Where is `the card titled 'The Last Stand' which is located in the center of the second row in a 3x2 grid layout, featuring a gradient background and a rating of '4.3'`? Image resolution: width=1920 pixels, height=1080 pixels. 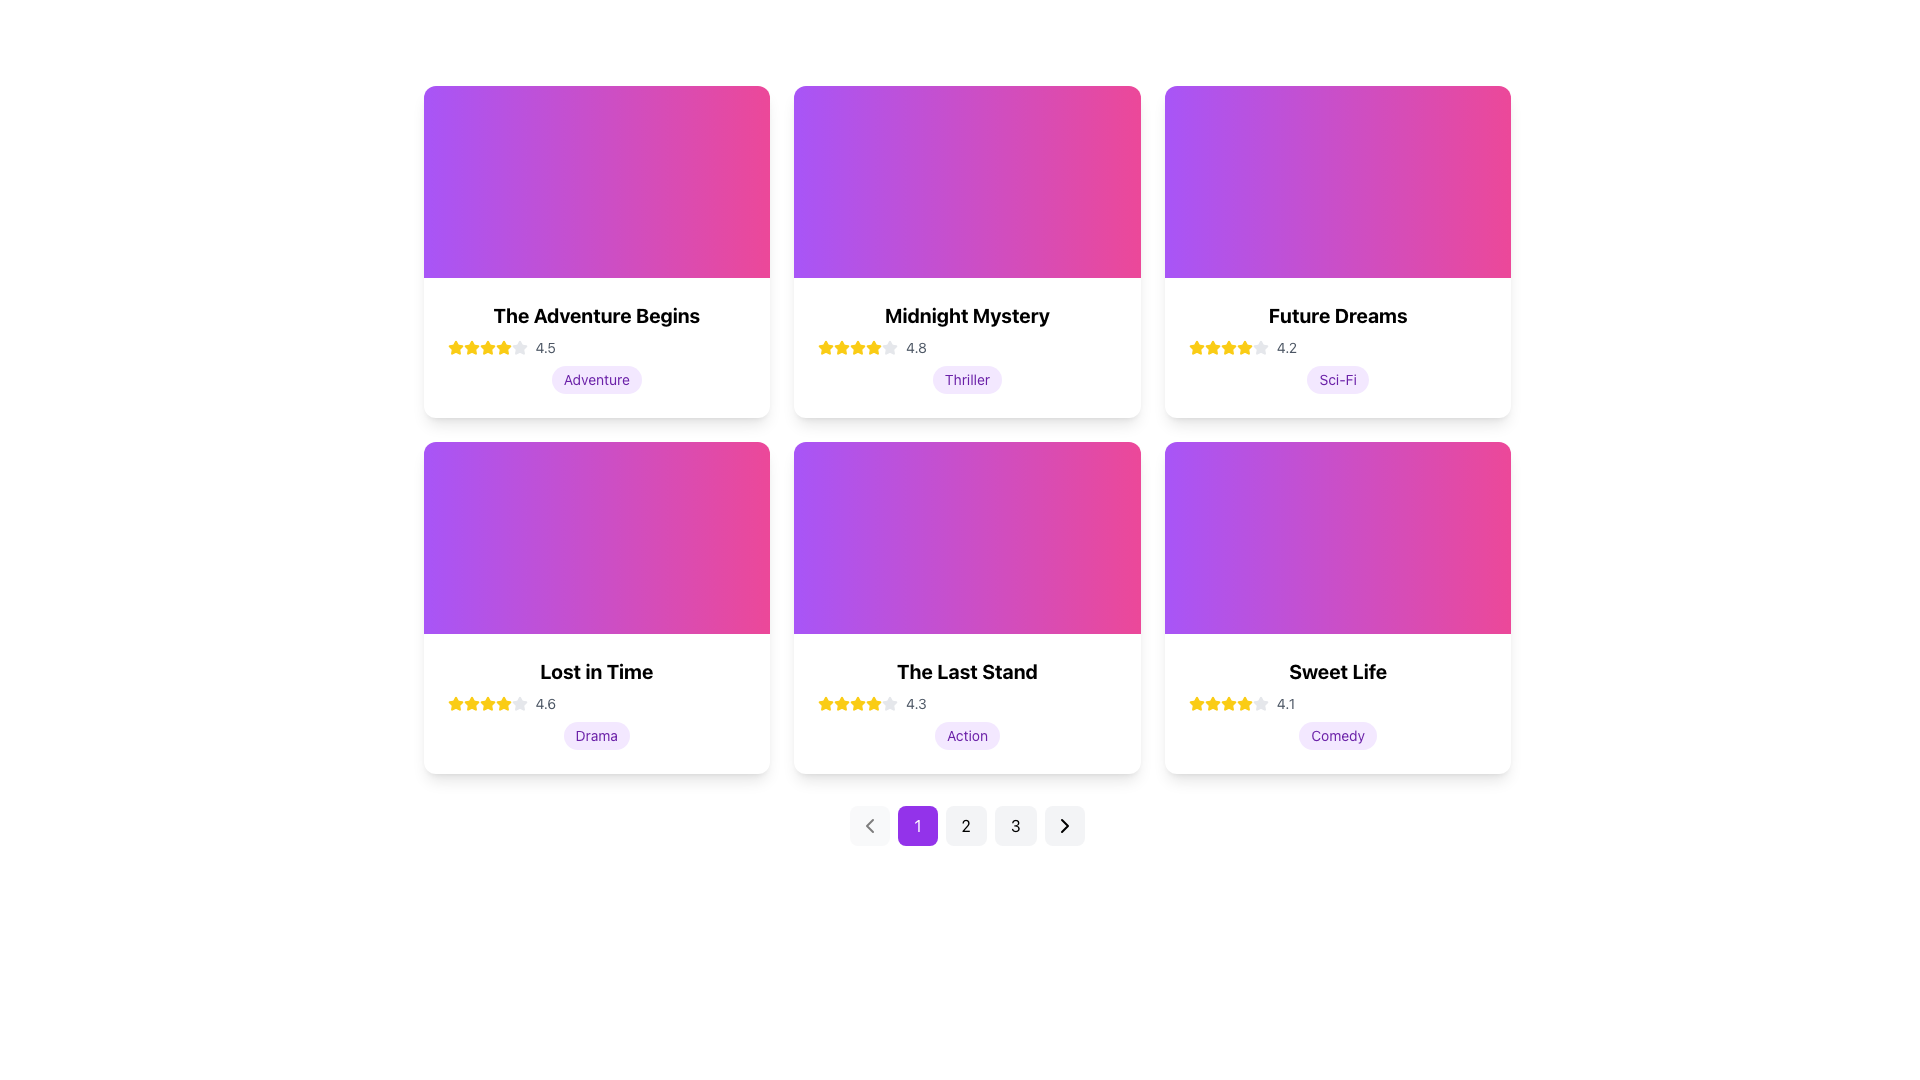 the card titled 'The Last Stand' which is located in the center of the second row in a 3x2 grid layout, featuring a gradient background and a rating of '4.3' is located at coordinates (967, 607).